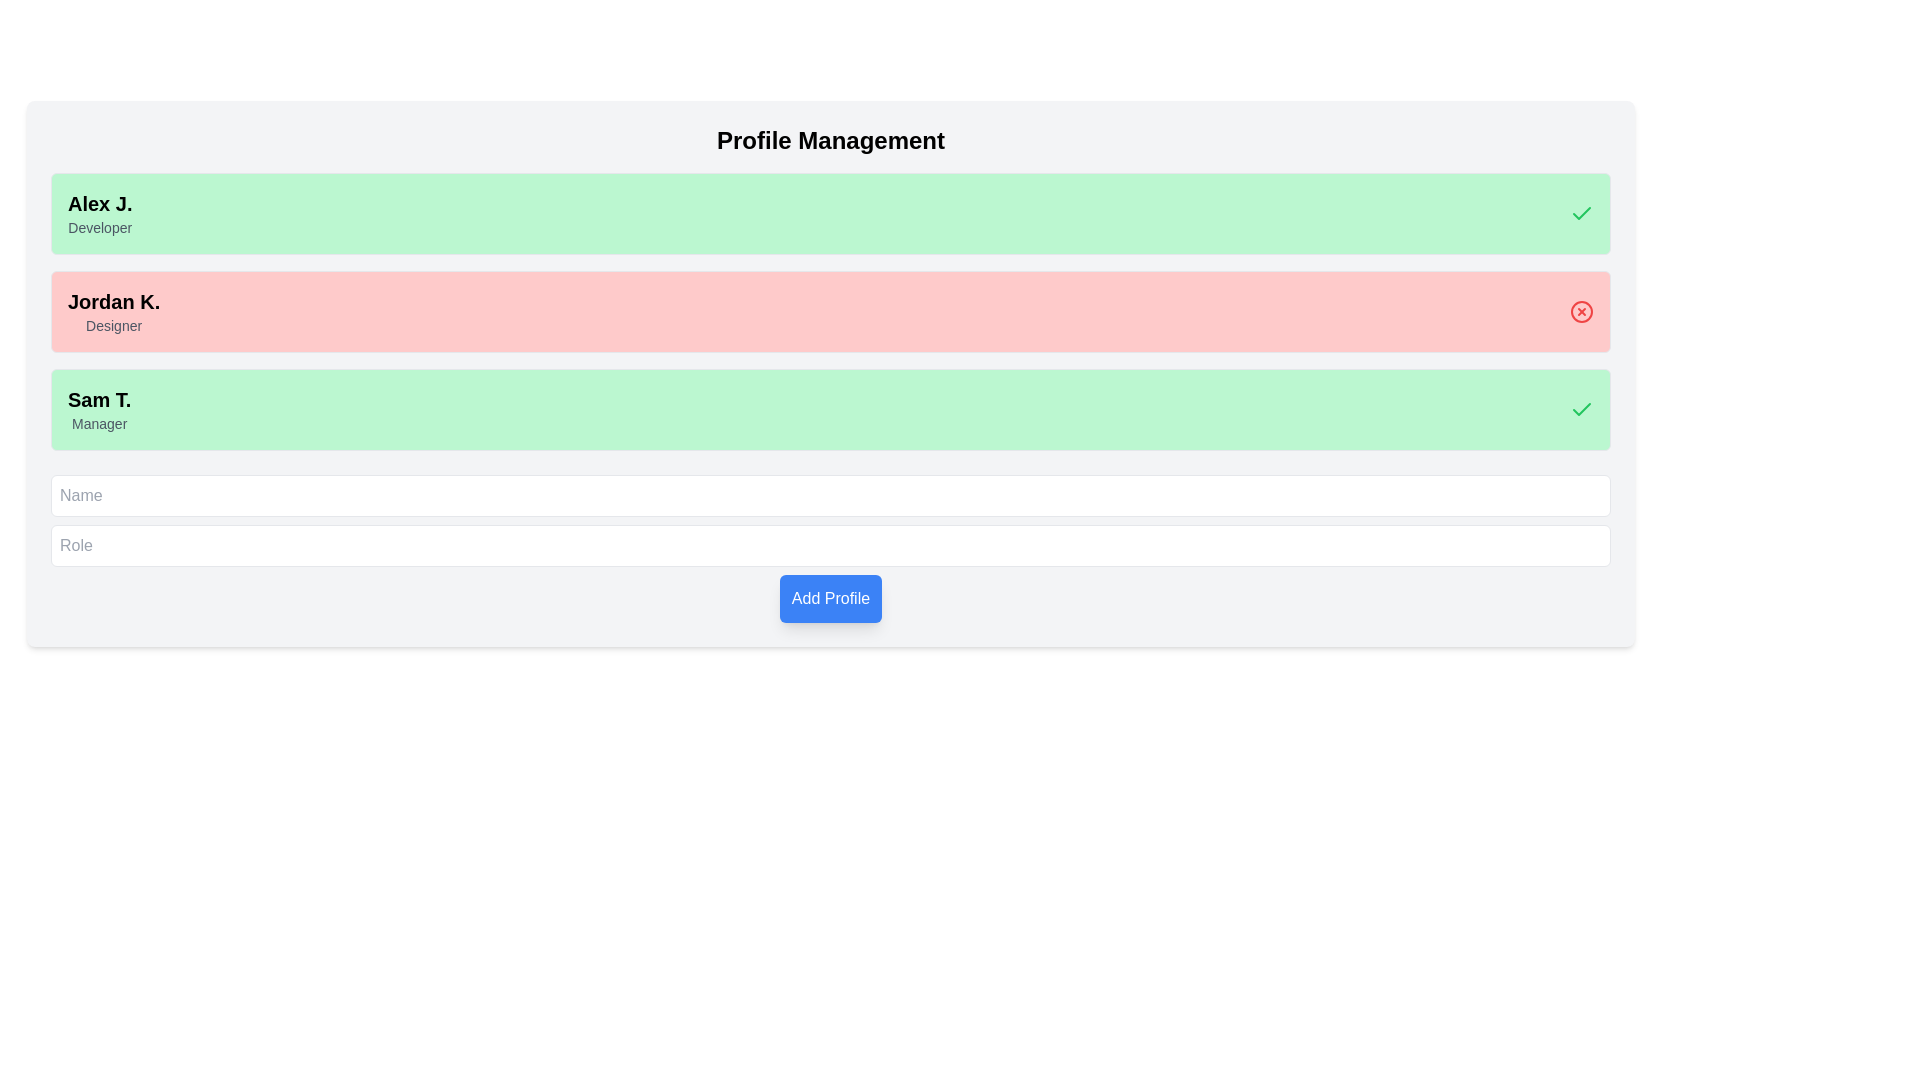 The image size is (1920, 1080). What do you see at coordinates (98, 423) in the screenshot?
I see `the static text label displaying 'Manager' in small gray text, located below 'Sam T.' within the green background section of the user profile list` at bounding box center [98, 423].